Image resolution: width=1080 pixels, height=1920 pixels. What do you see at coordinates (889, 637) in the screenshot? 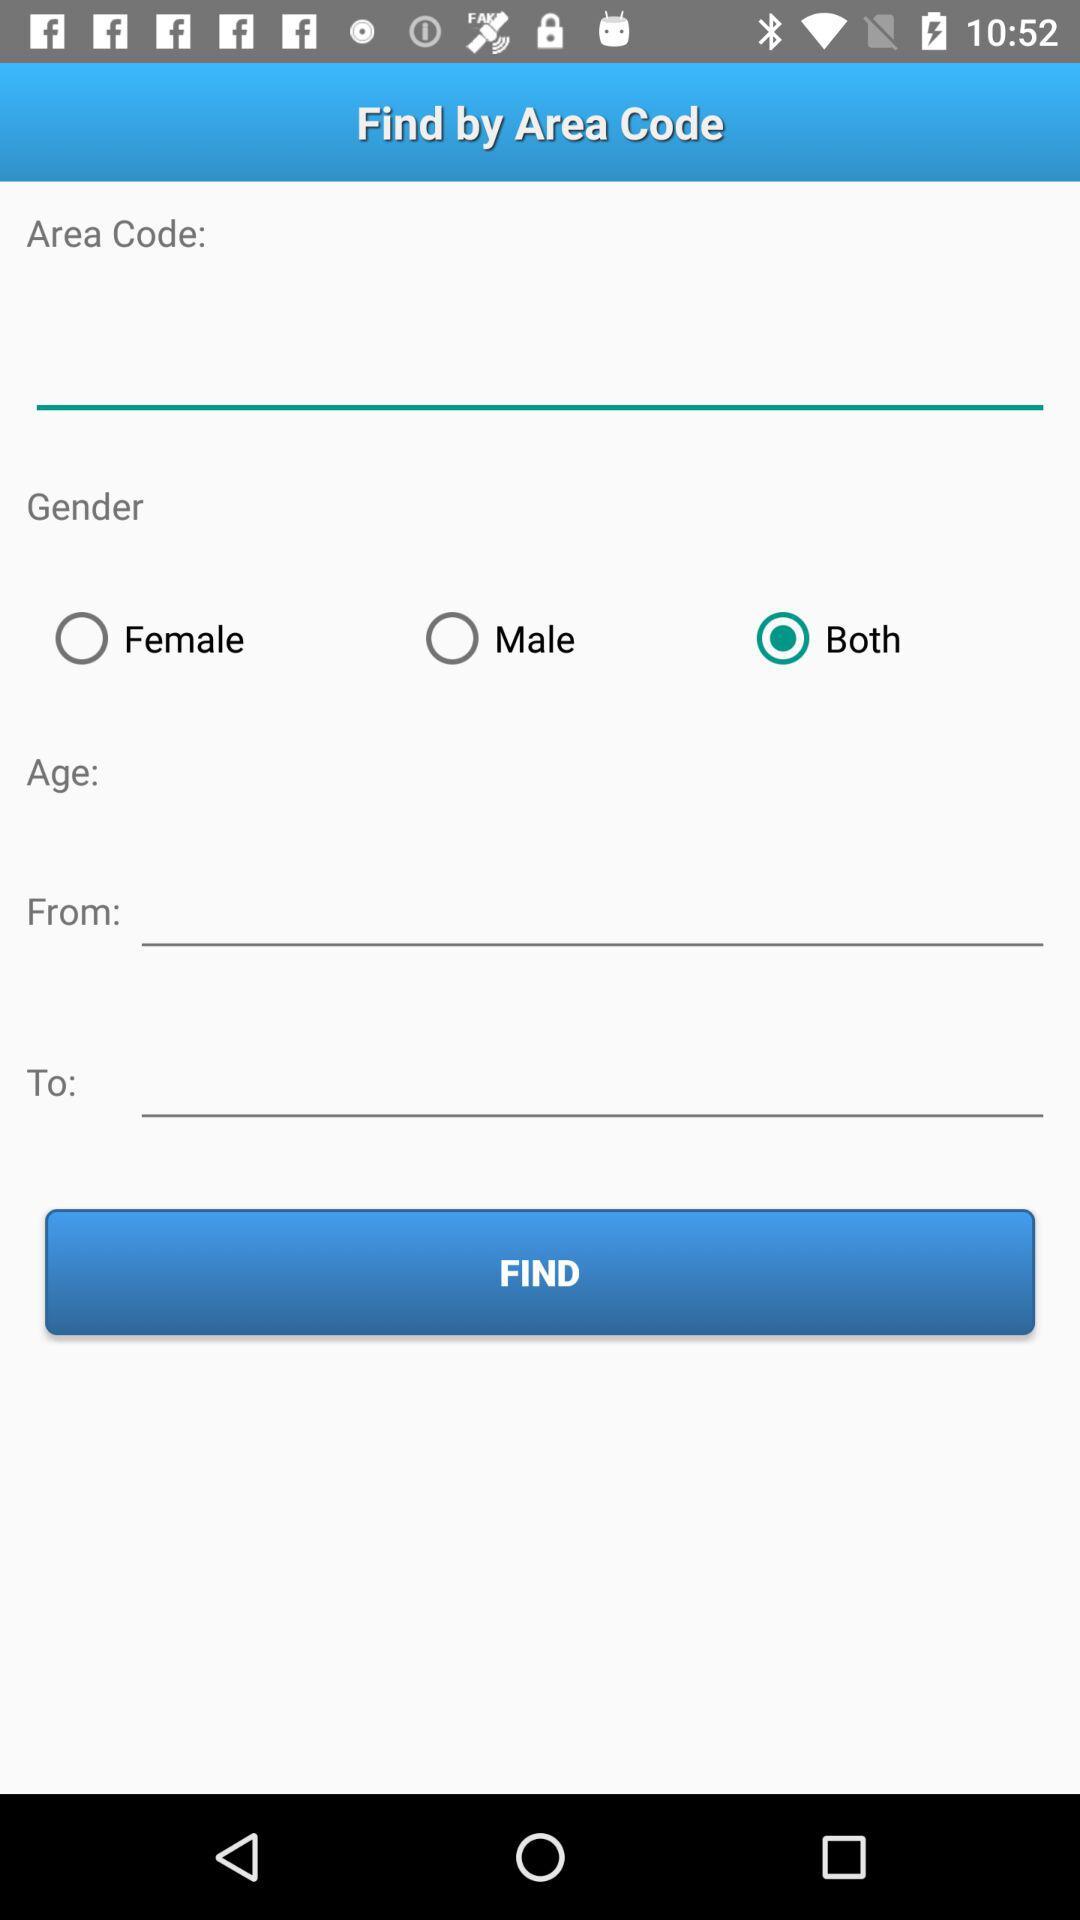
I see `both radio button` at bounding box center [889, 637].